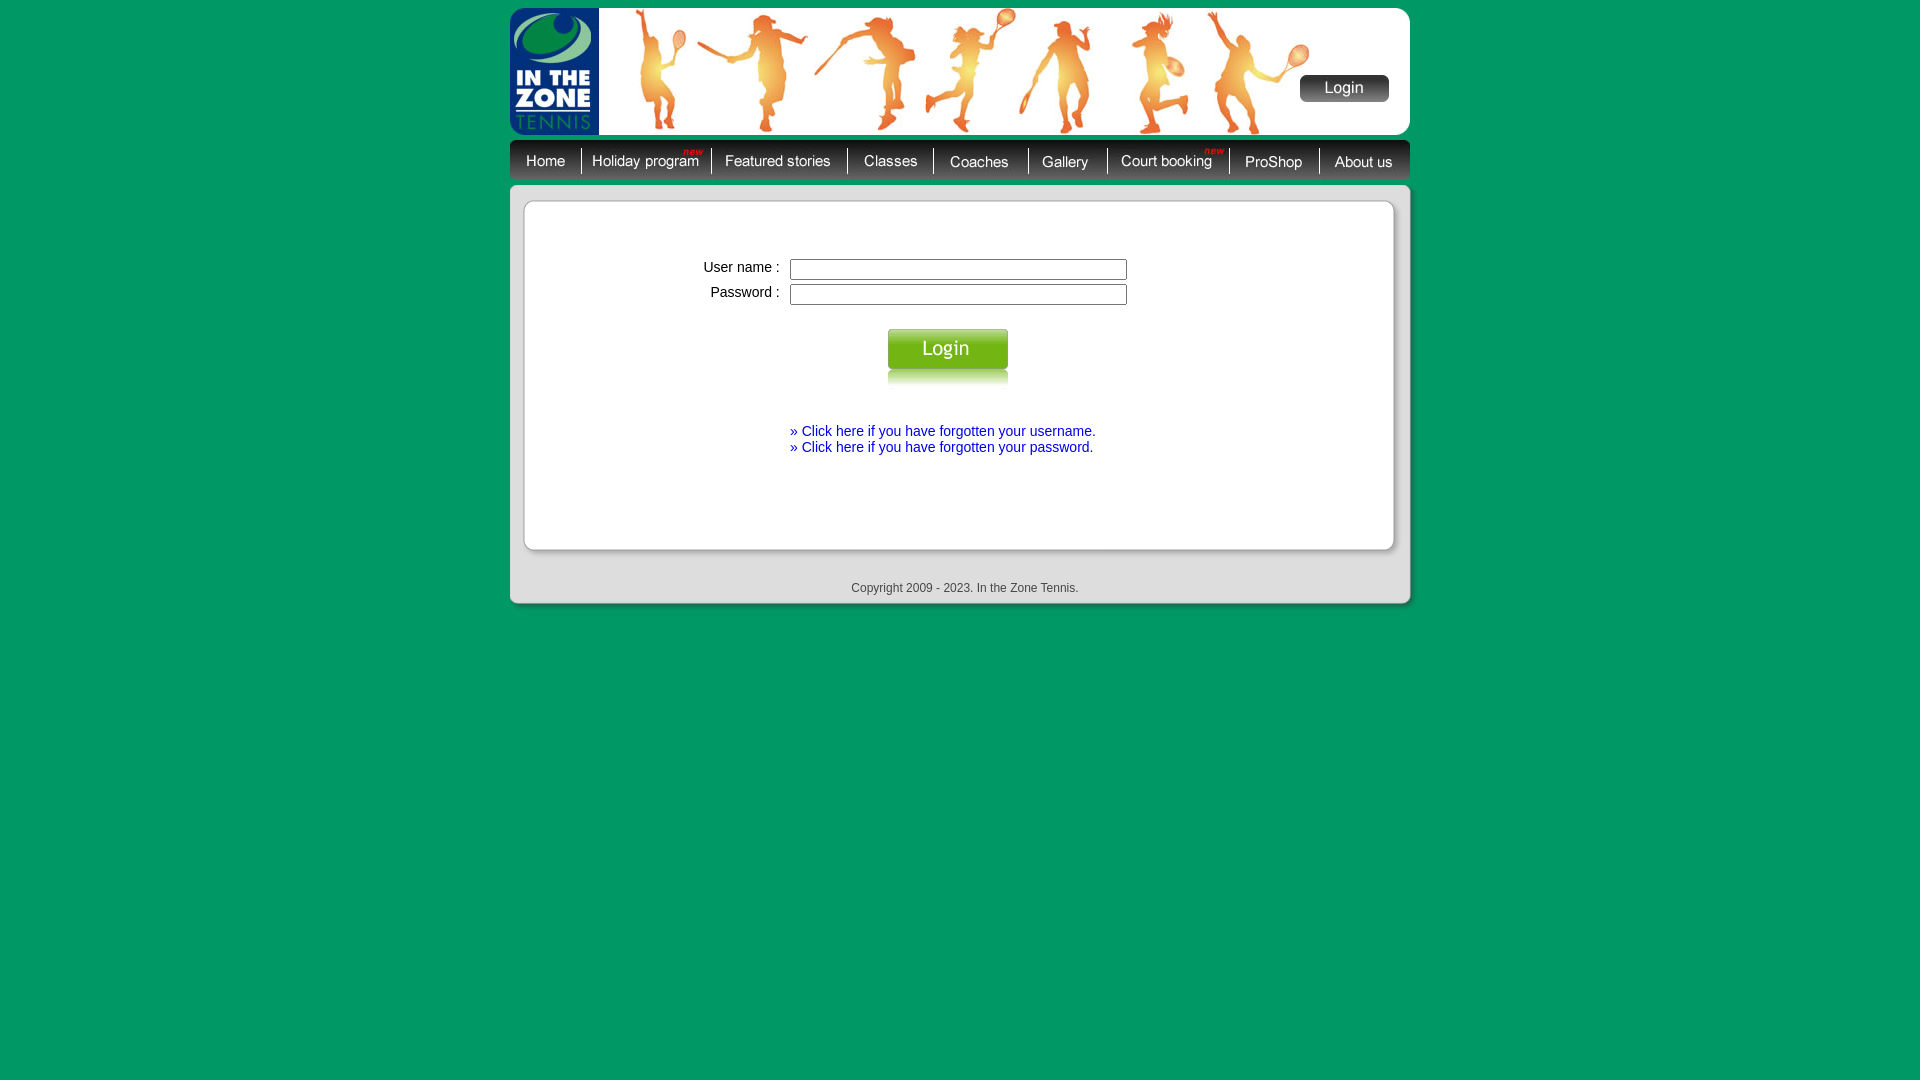  What do you see at coordinates (846, 158) in the screenshot?
I see `'Classes'` at bounding box center [846, 158].